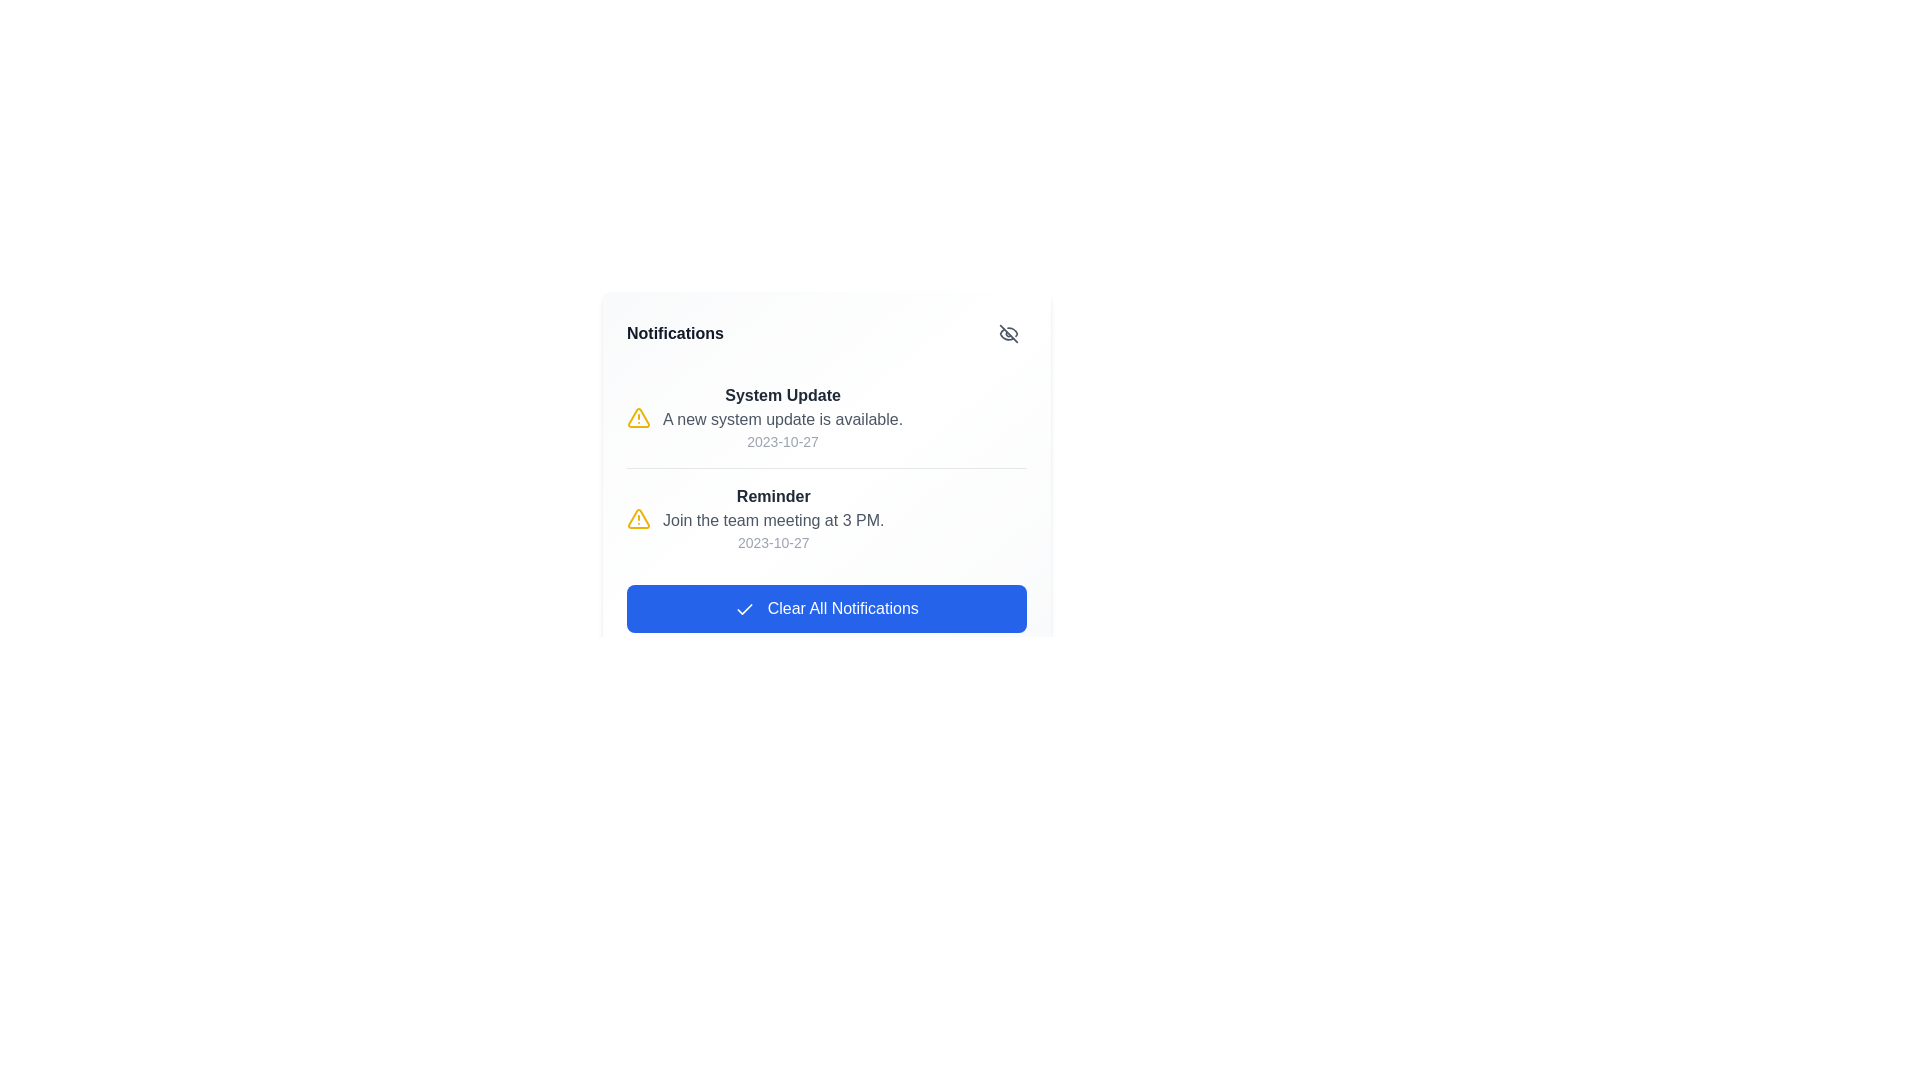 The image size is (1920, 1080). What do you see at coordinates (826, 516) in the screenshot?
I see `reminder text from the second notification entry in the notification list that reminds the user of a scheduled team meeting at 3 PM on the date 2023-10-27, located below the 'System Update' notification` at bounding box center [826, 516].